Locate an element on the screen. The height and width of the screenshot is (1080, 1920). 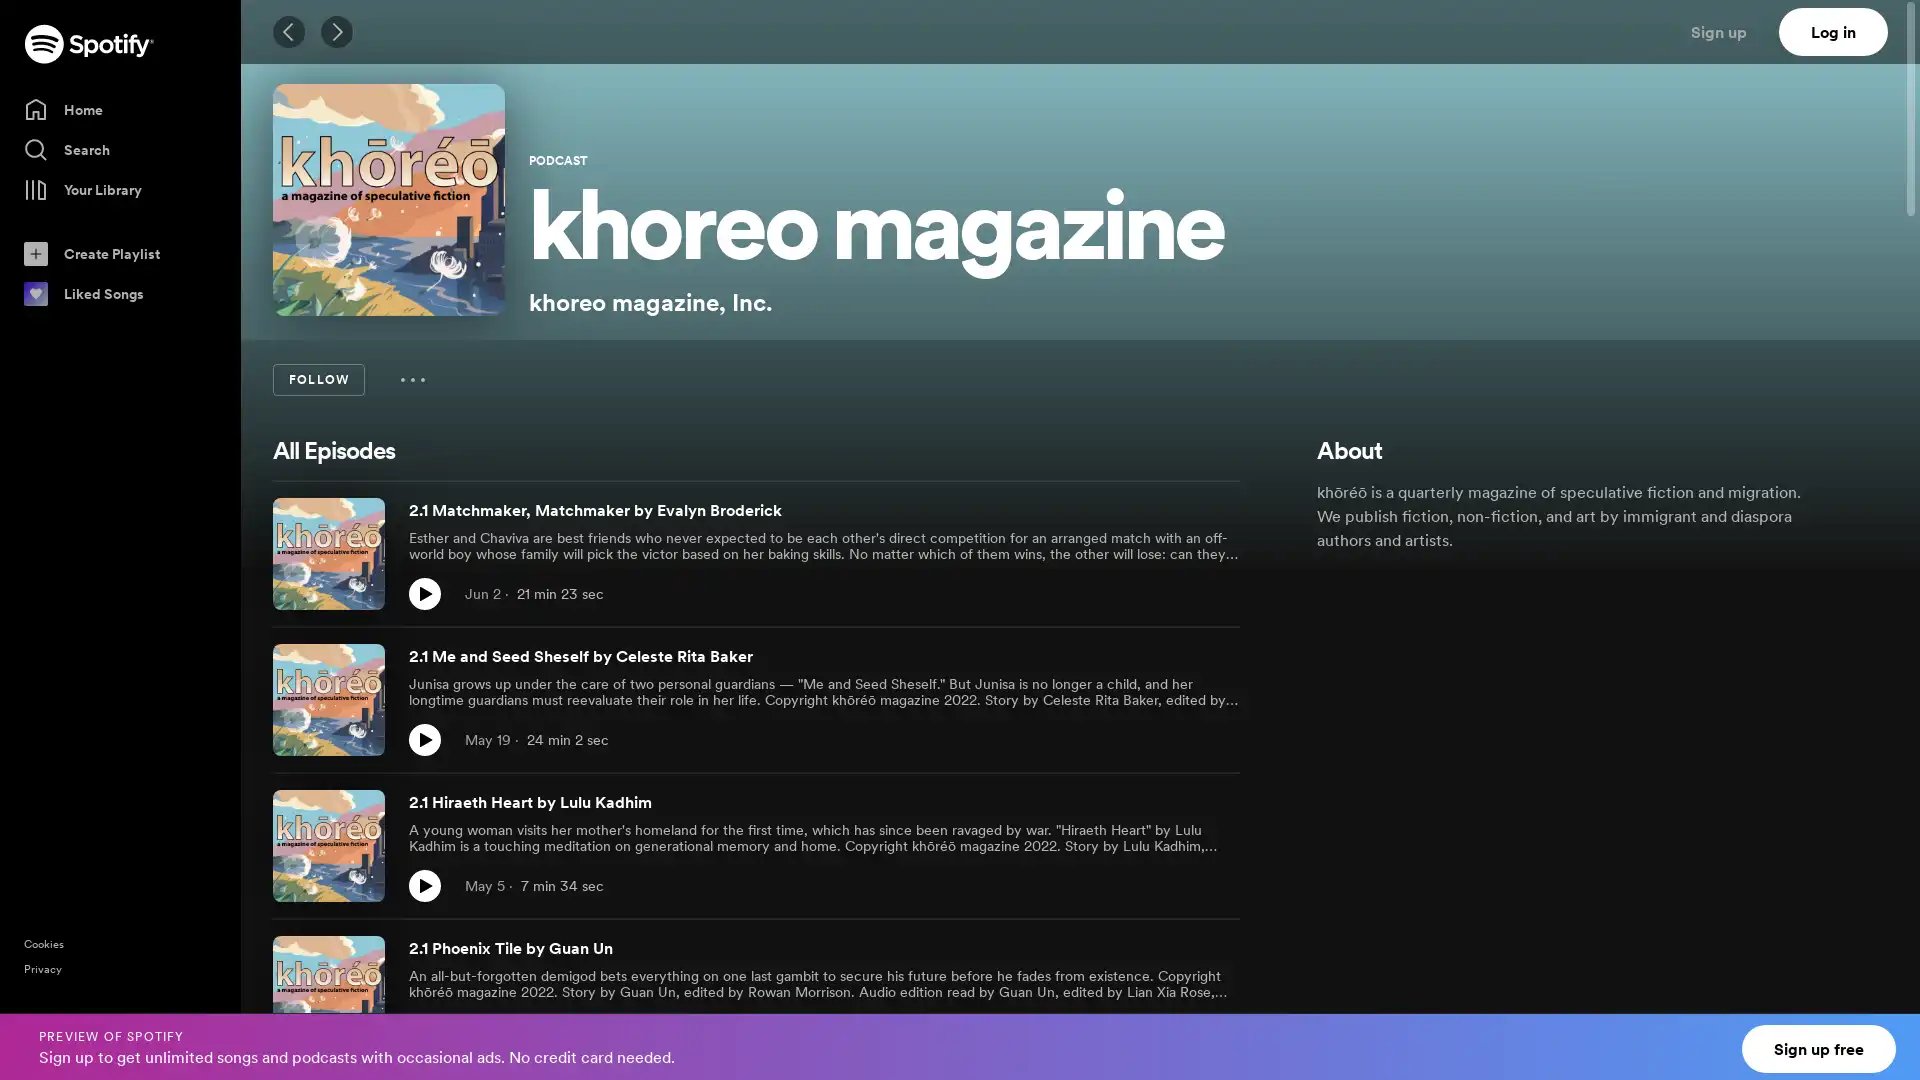
Close is located at coordinates (1886, 1034).